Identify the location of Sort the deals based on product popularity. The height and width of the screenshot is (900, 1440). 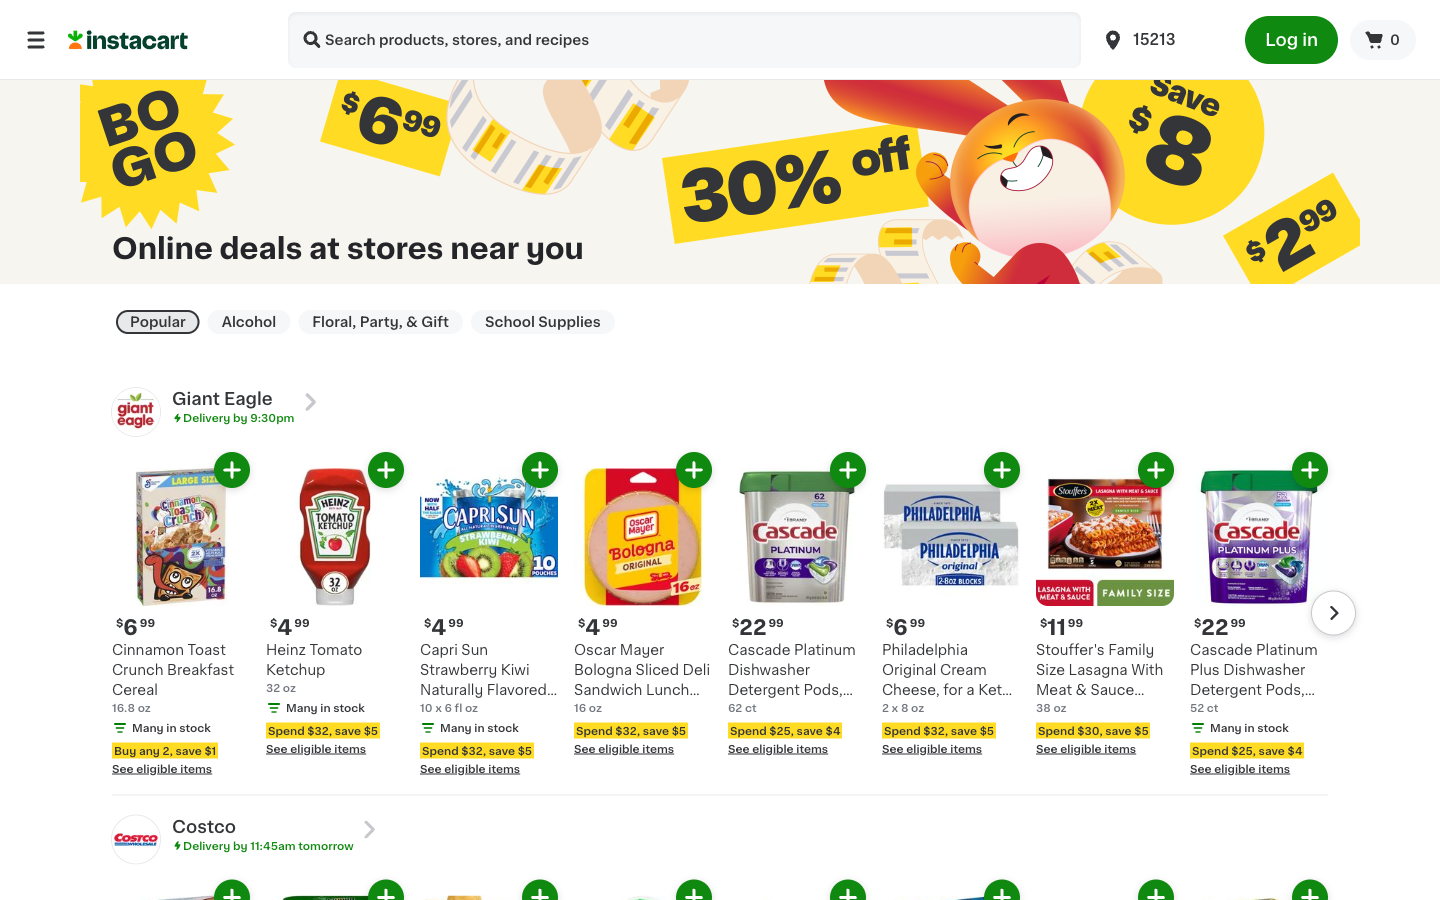
(156, 321).